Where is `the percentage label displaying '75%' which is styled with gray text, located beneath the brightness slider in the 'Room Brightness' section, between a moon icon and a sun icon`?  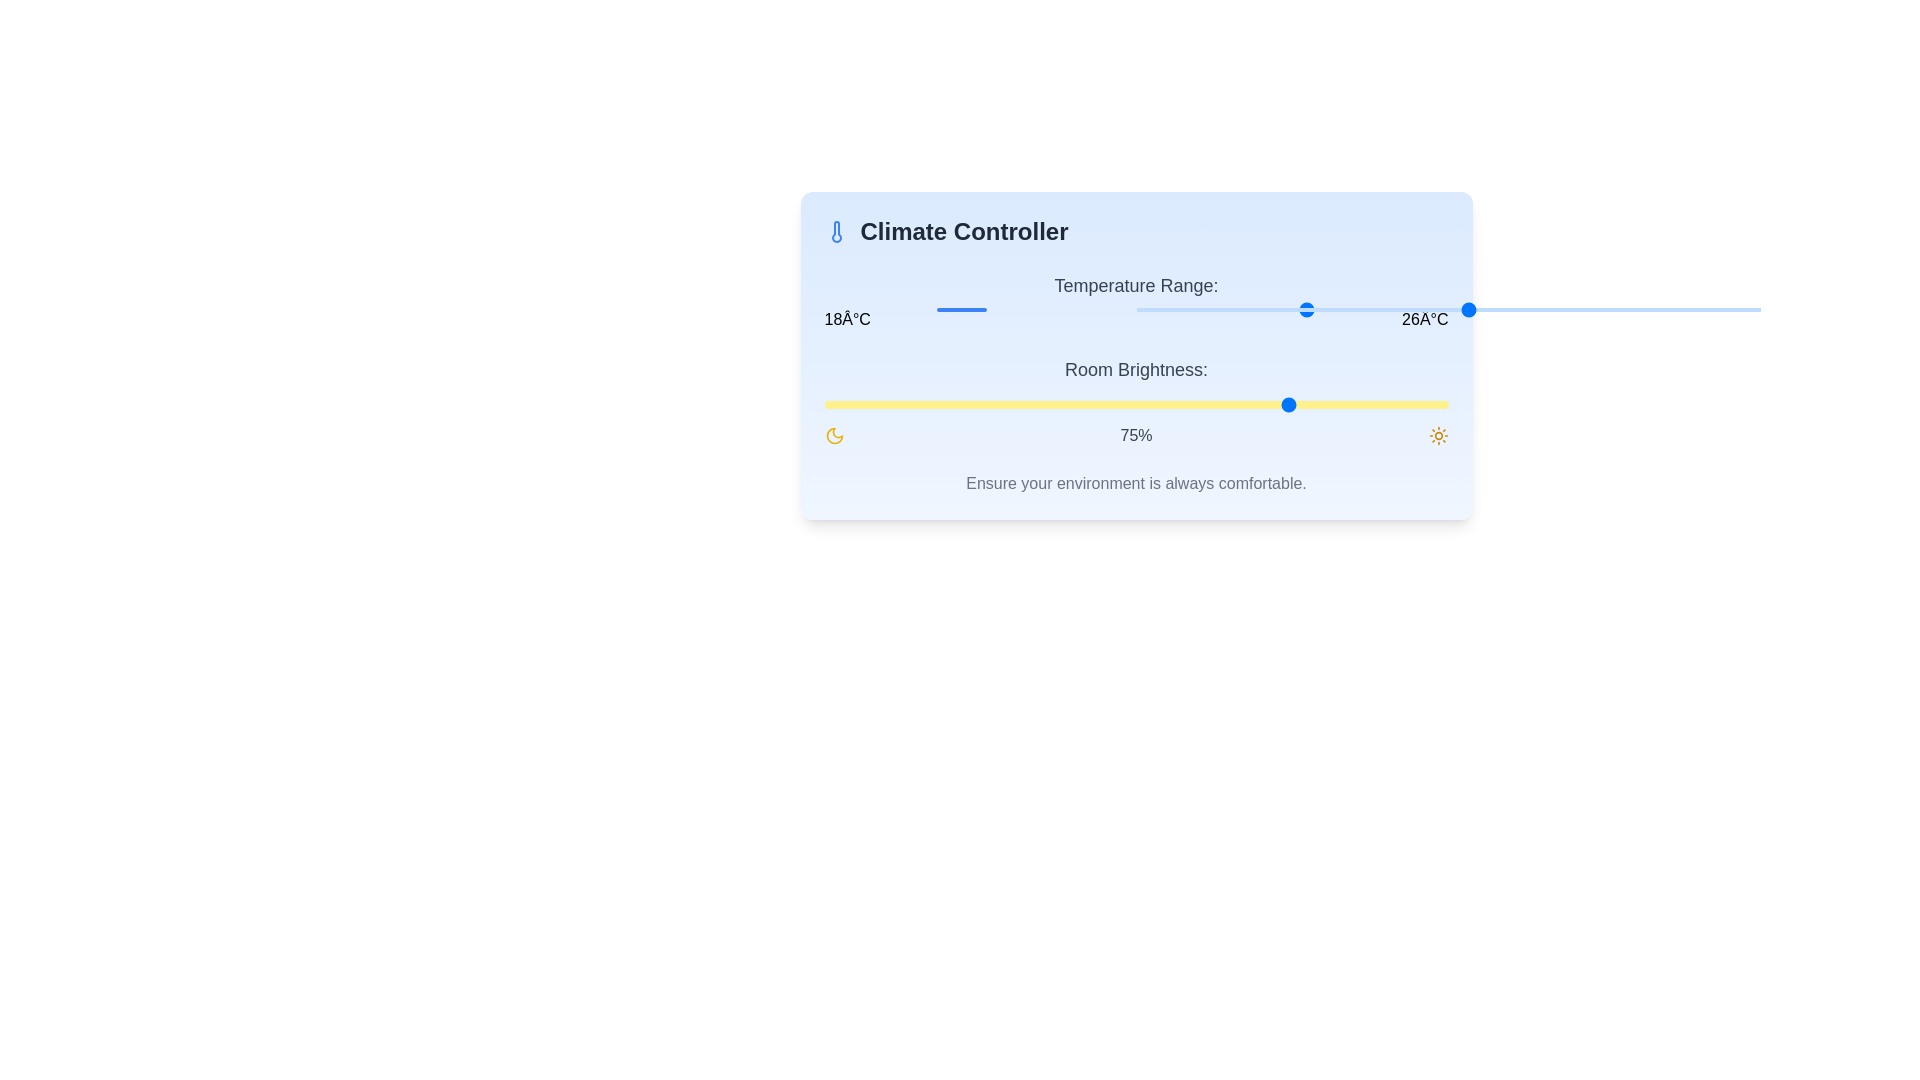
the percentage label displaying '75%' which is styled with gray text, located beneath the brightness slider in the 'Room Brightness' section, between a moon icon and a sun icon is located at coordinates (1136, 434).